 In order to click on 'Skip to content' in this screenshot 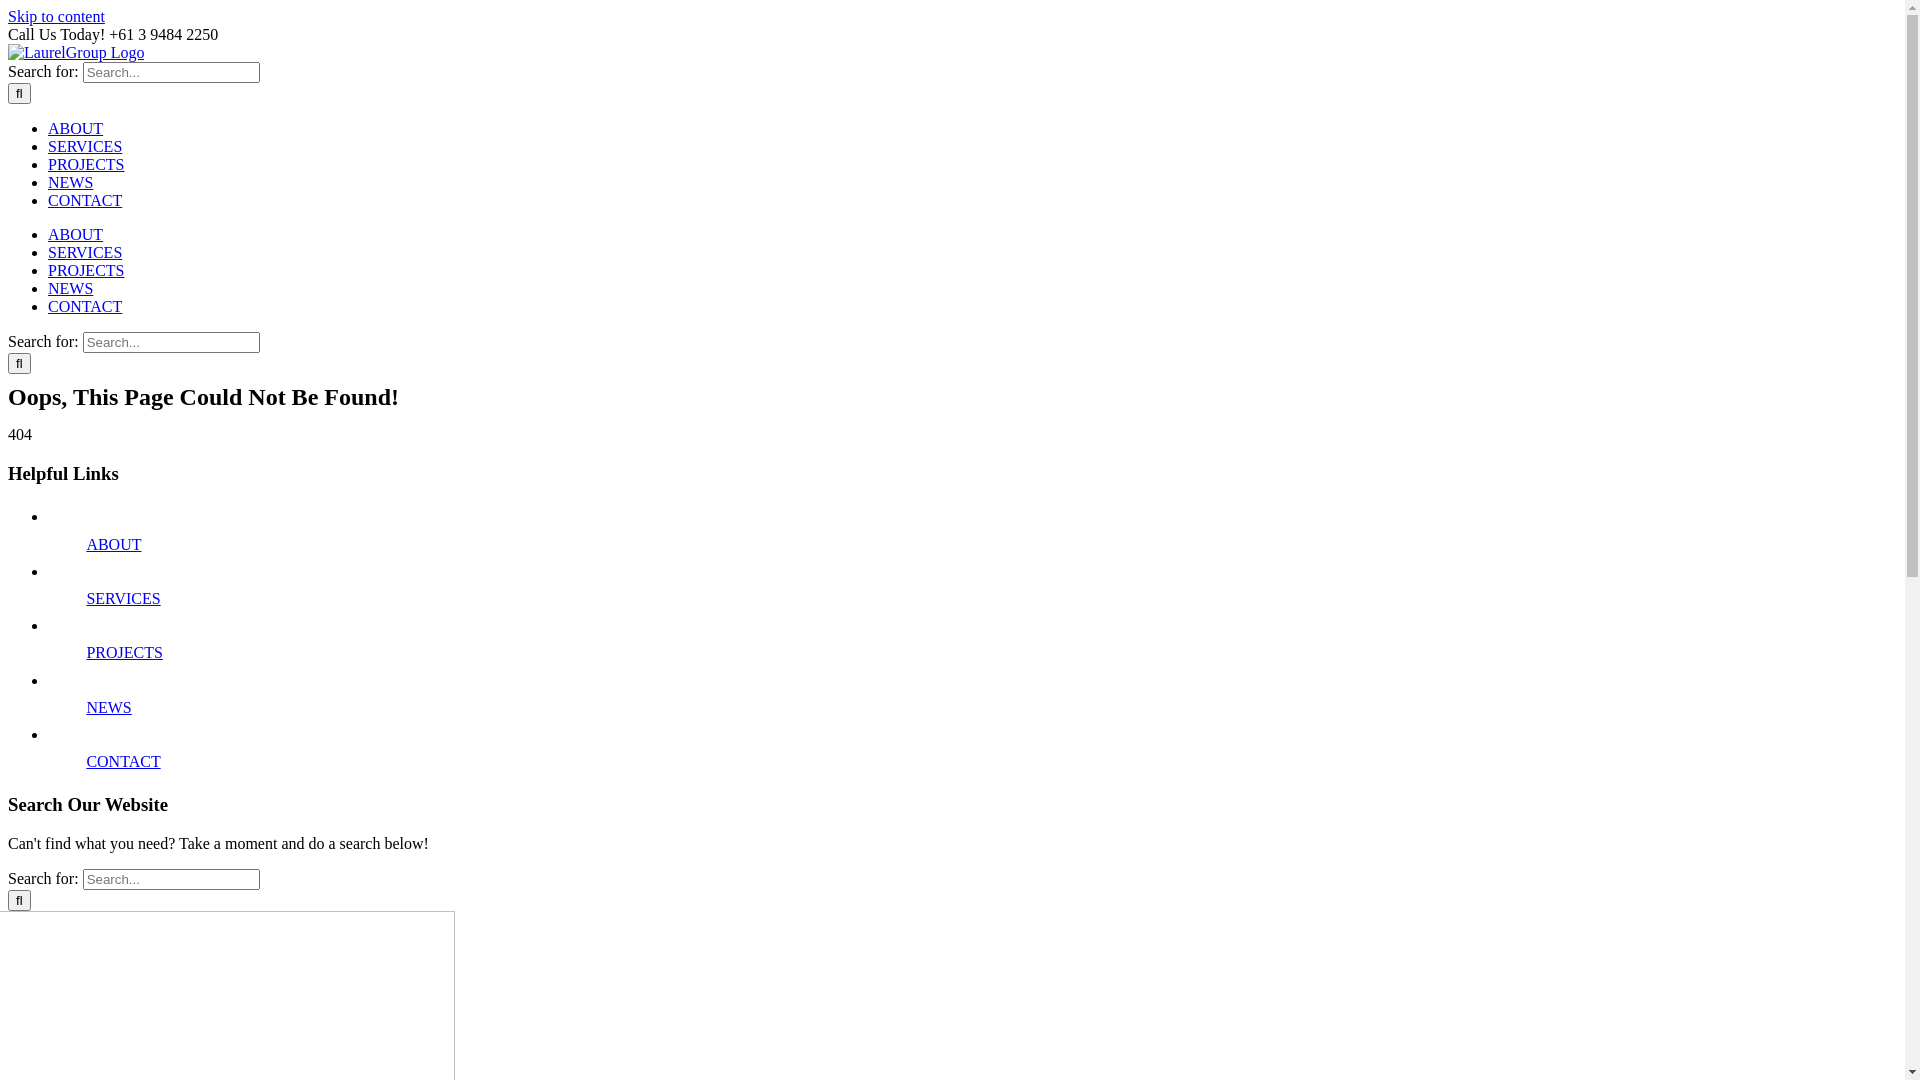, I will do `click(56, 16)`.